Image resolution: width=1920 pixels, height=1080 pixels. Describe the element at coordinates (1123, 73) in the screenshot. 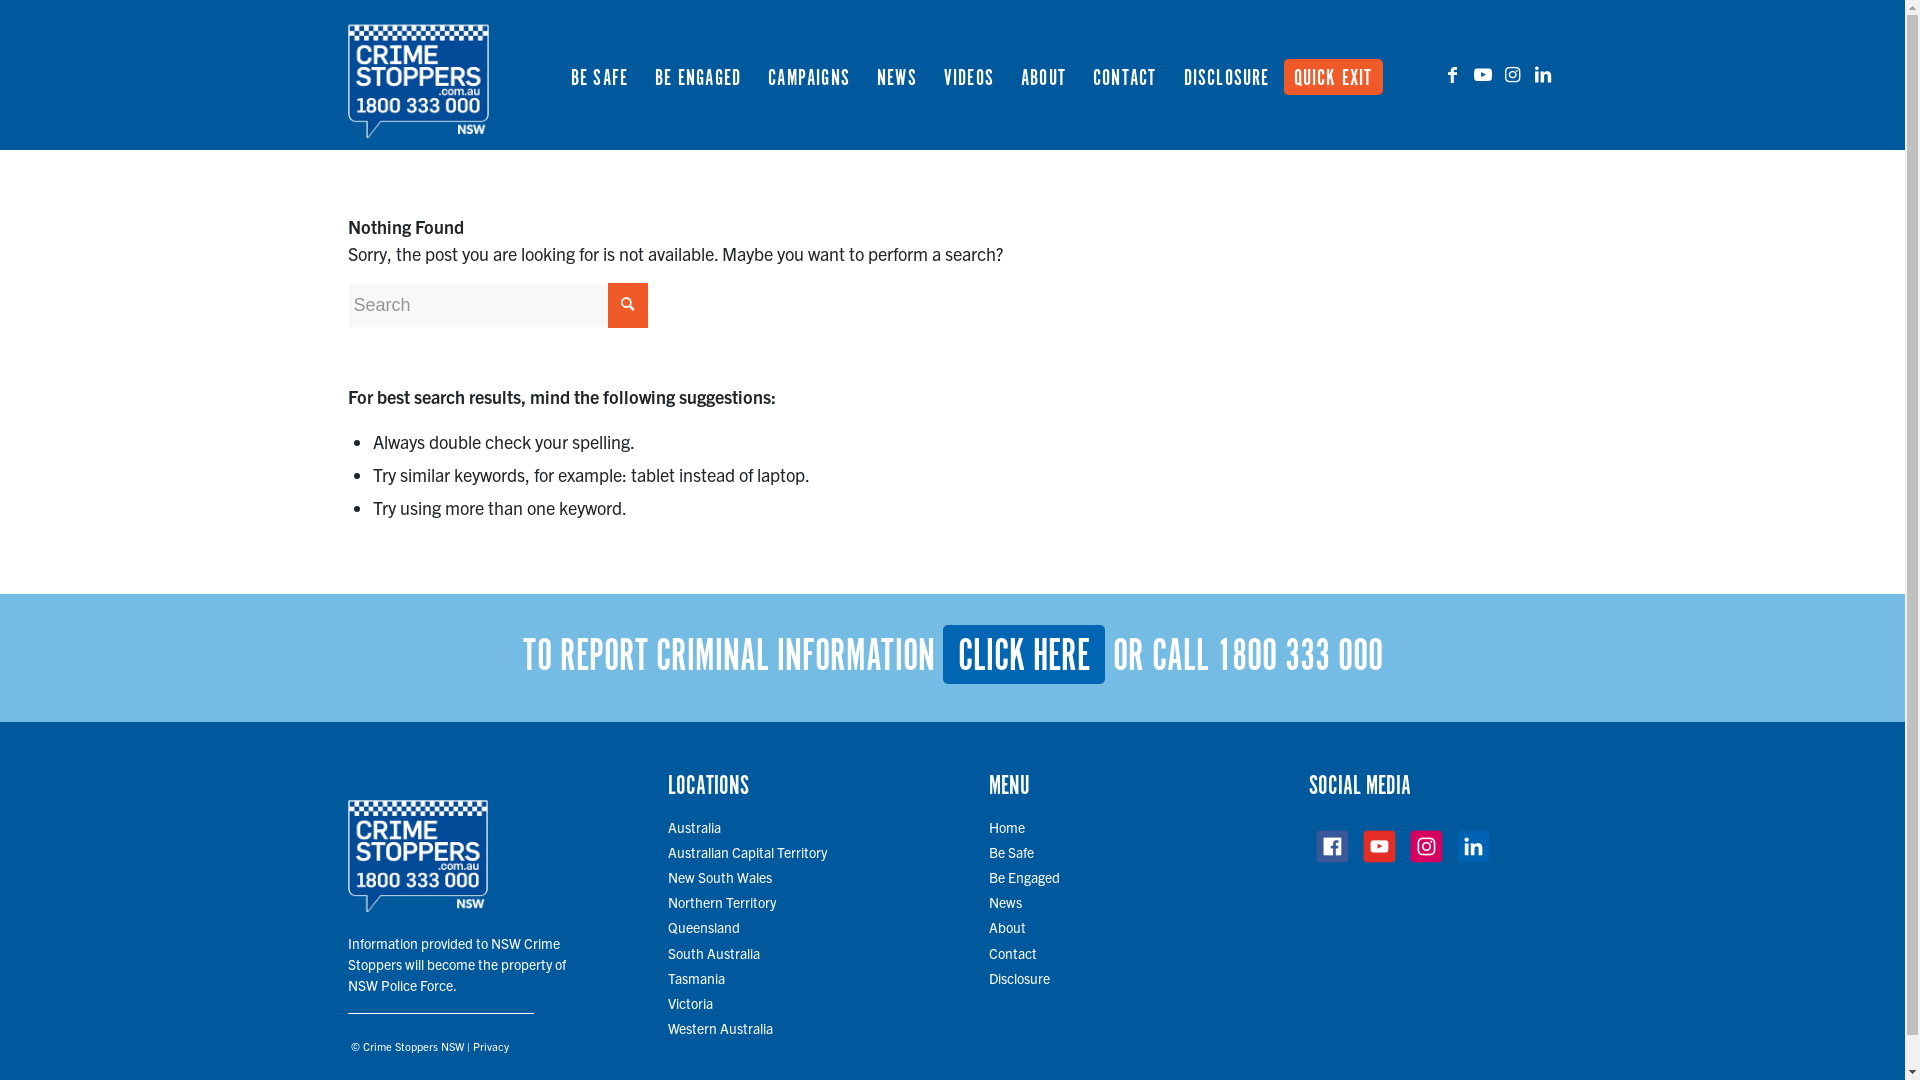

I see `'CONTACT'` at that location.